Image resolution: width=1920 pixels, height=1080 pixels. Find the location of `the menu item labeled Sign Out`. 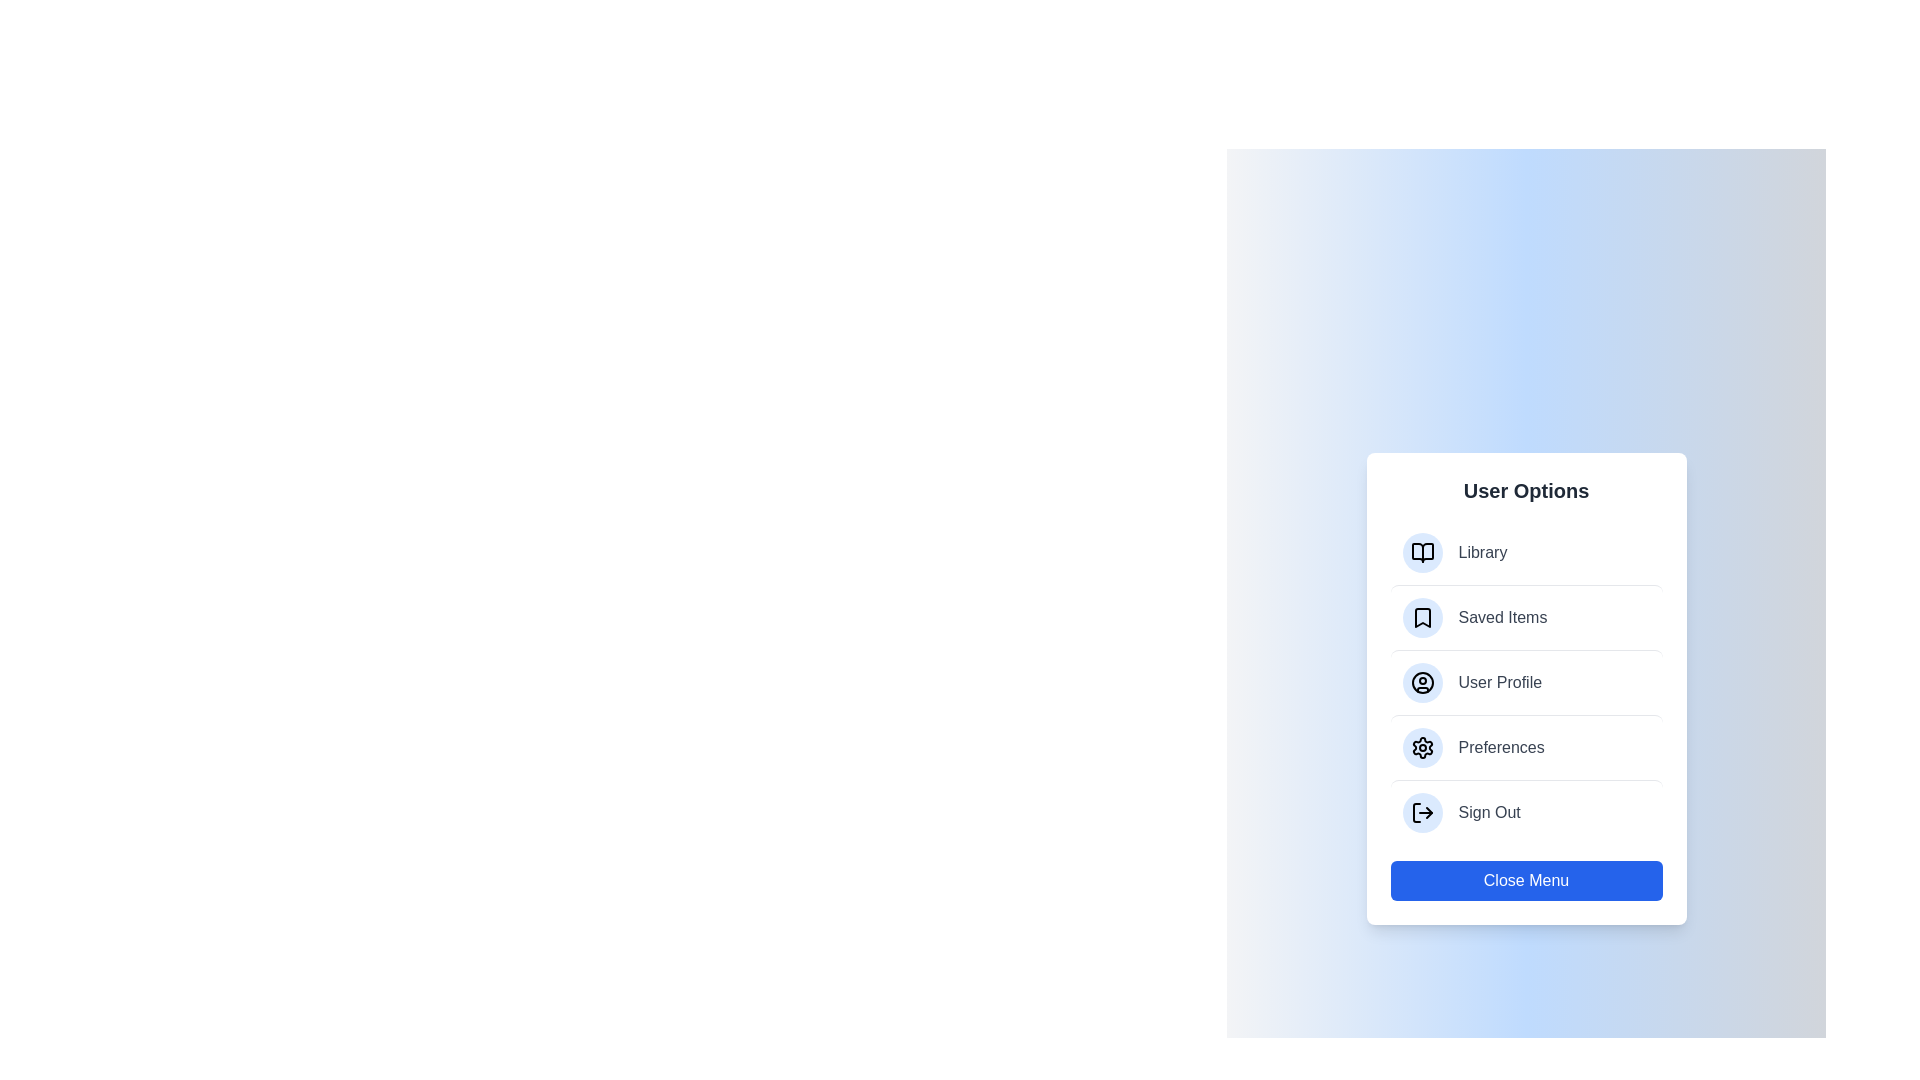

the menu item labeled Sign Out is located at coordinates (1525, 812).